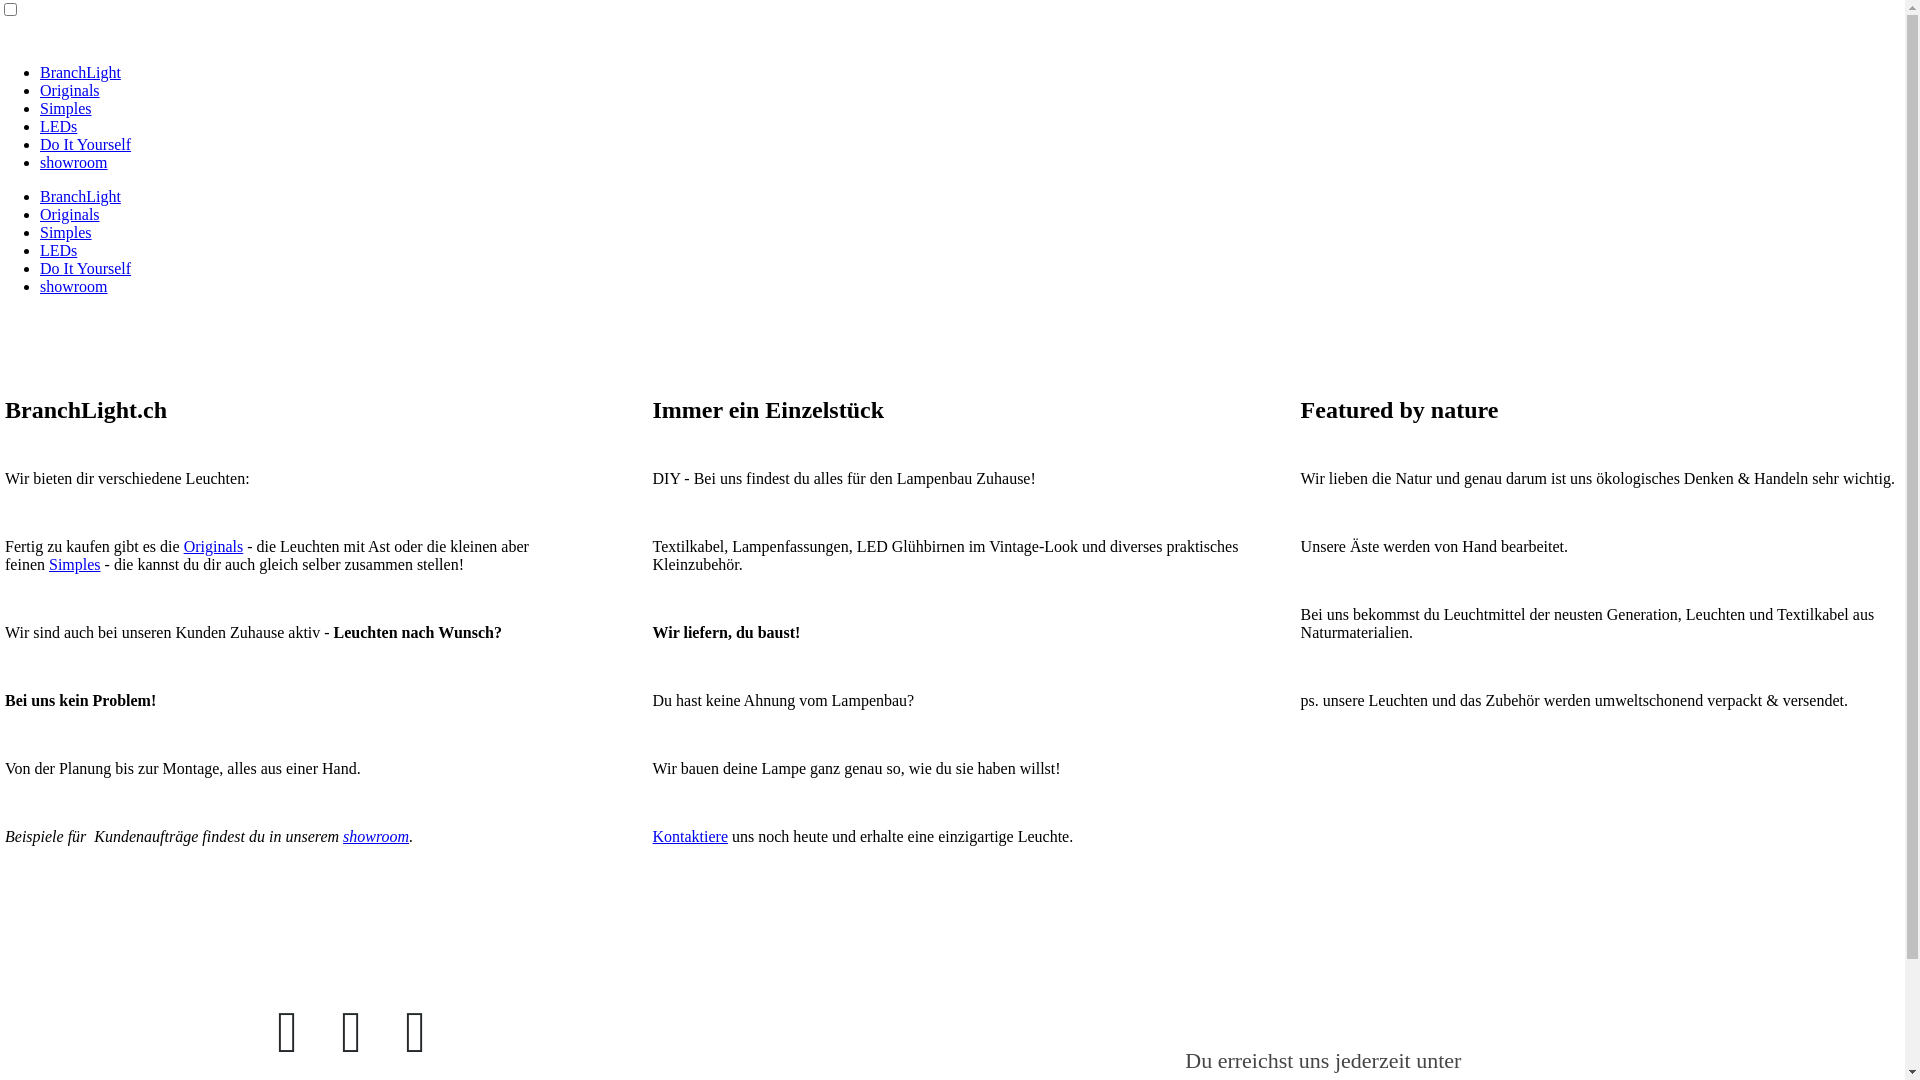  What do you see at coordinates (73, 286) in the screenshot?
I see `'showroom'` at bounding box center [73, 286].